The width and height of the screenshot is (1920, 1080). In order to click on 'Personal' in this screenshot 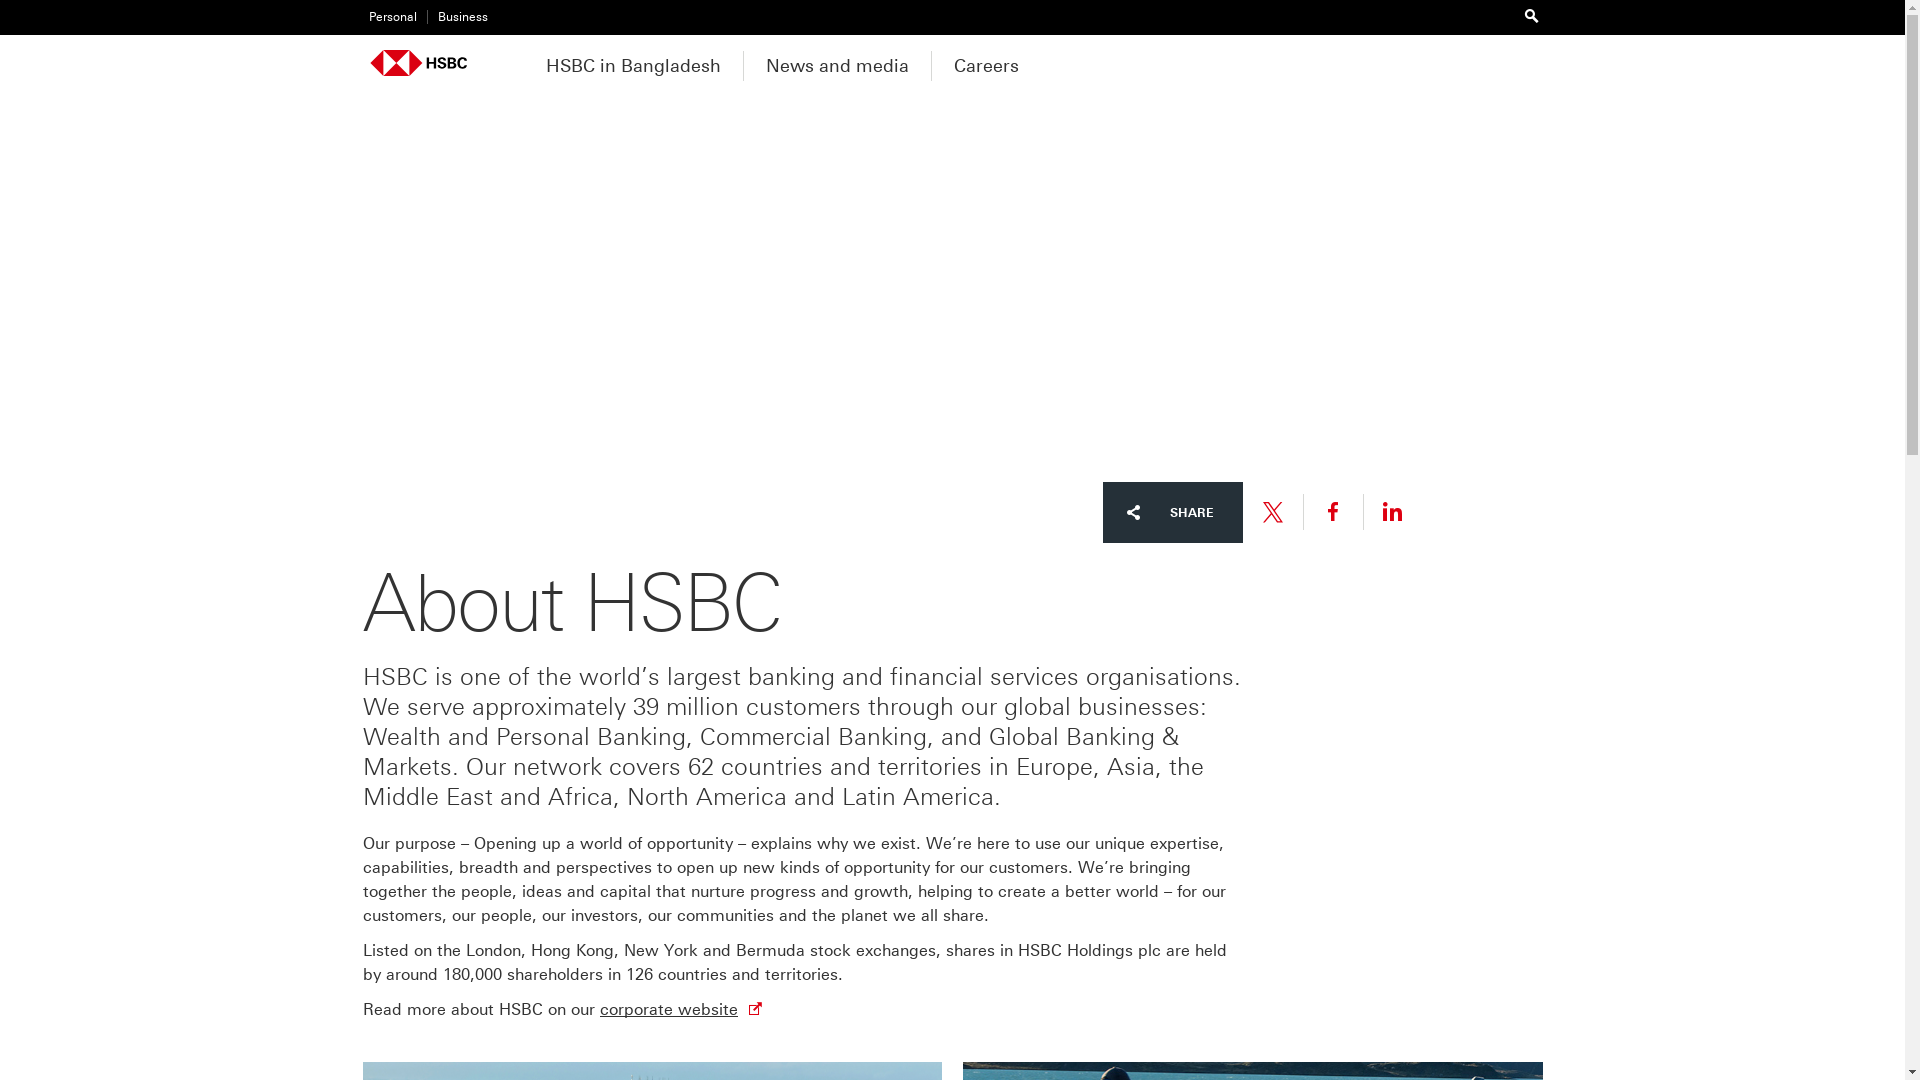, I will do `click(388, 17)`.